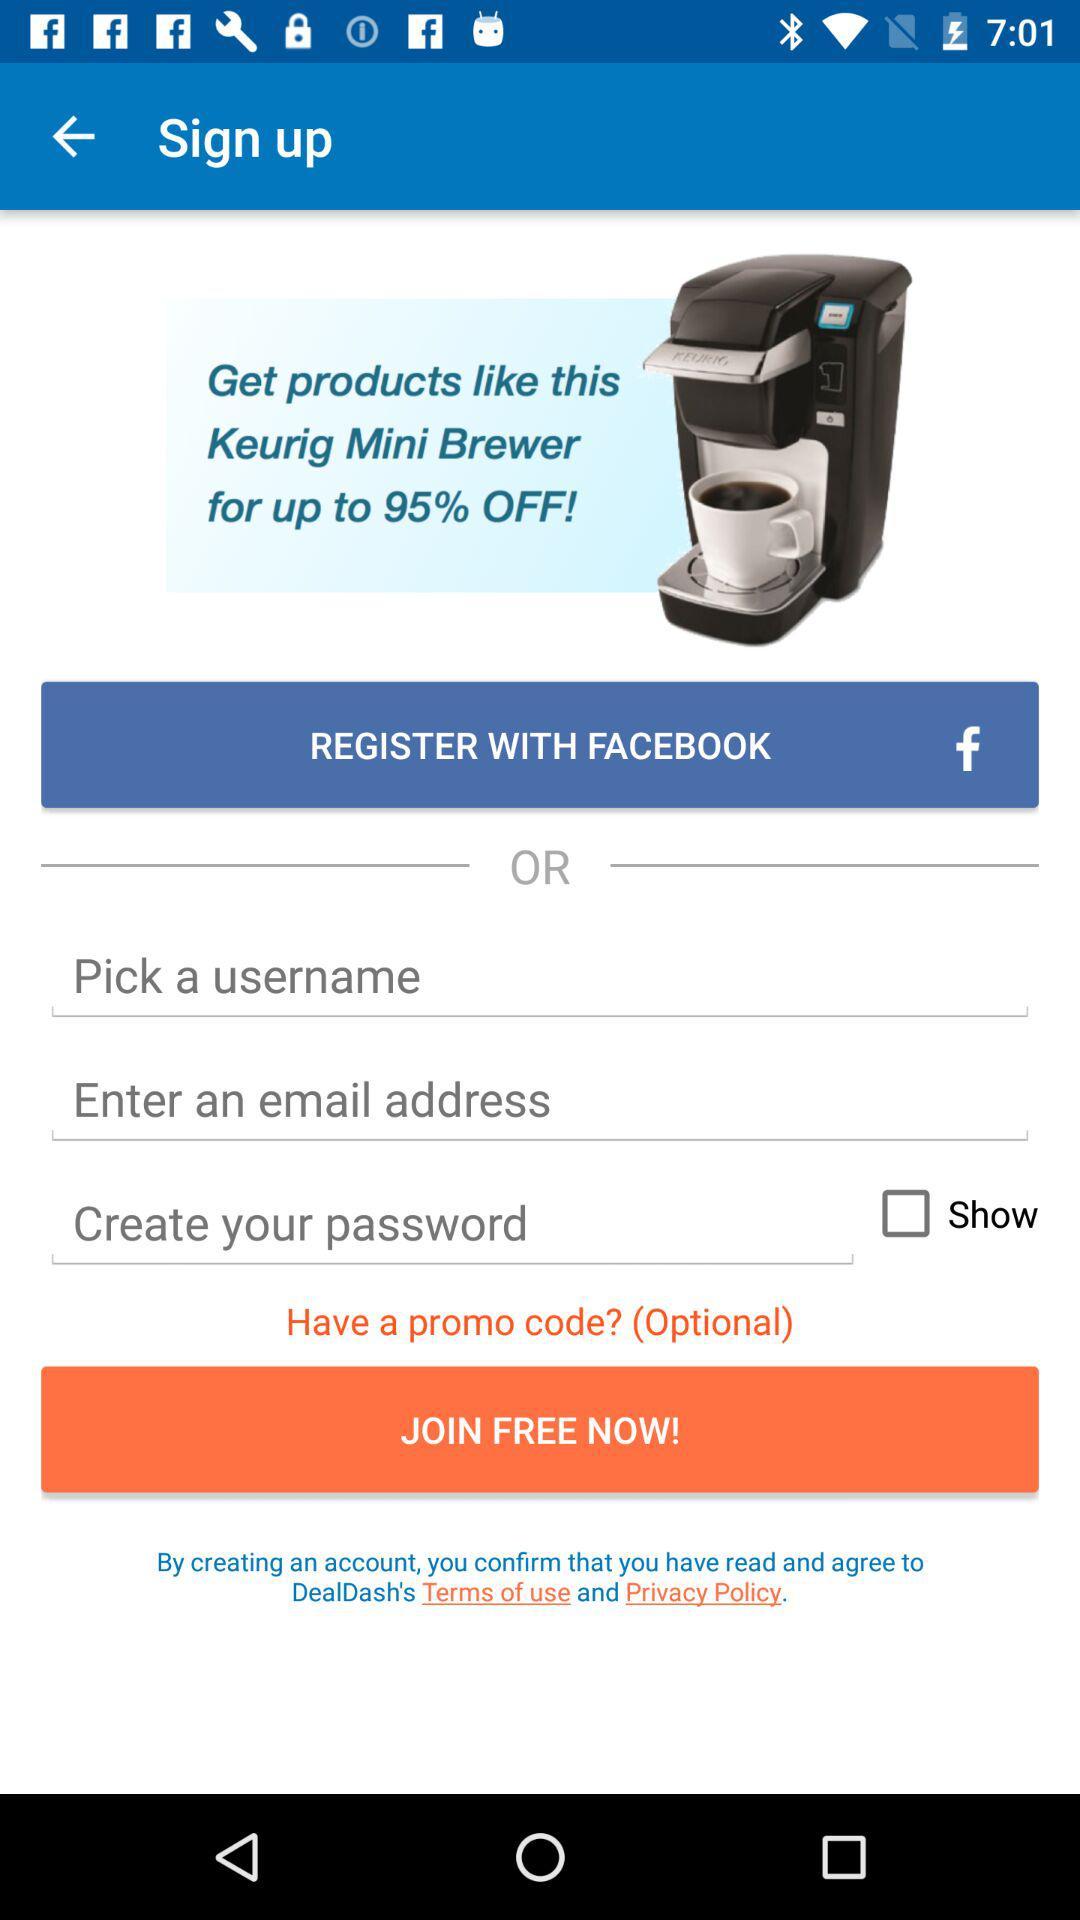 This screenshot has width=1080, height=1920. Describe the element at coordinates (540, 975) in the screenshot. I see `item below or icon` at that location.